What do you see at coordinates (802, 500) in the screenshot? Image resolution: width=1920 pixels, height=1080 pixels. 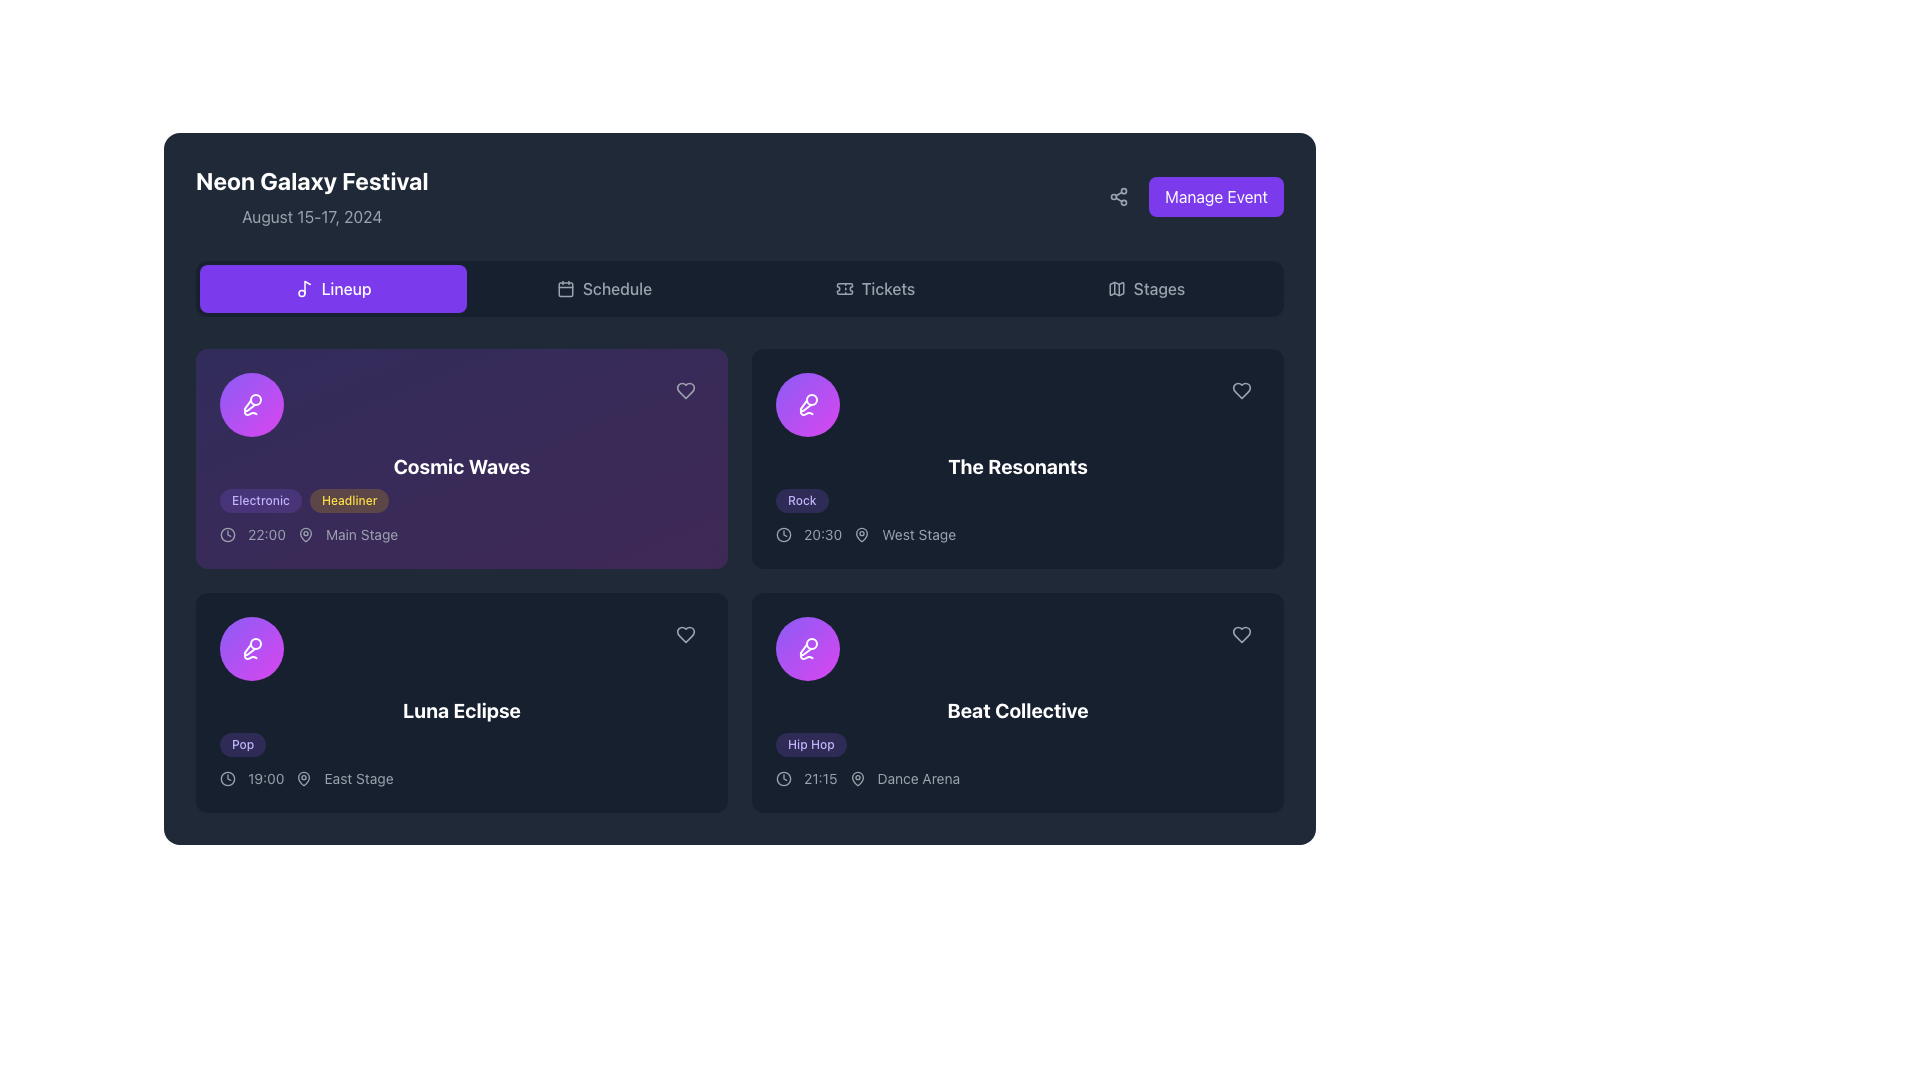 I see `the category or genre label for the performance 'The Resonants' in the 'Neon Galaxy Festival' interface, located below the performance name` at bounding box center [802, 500].